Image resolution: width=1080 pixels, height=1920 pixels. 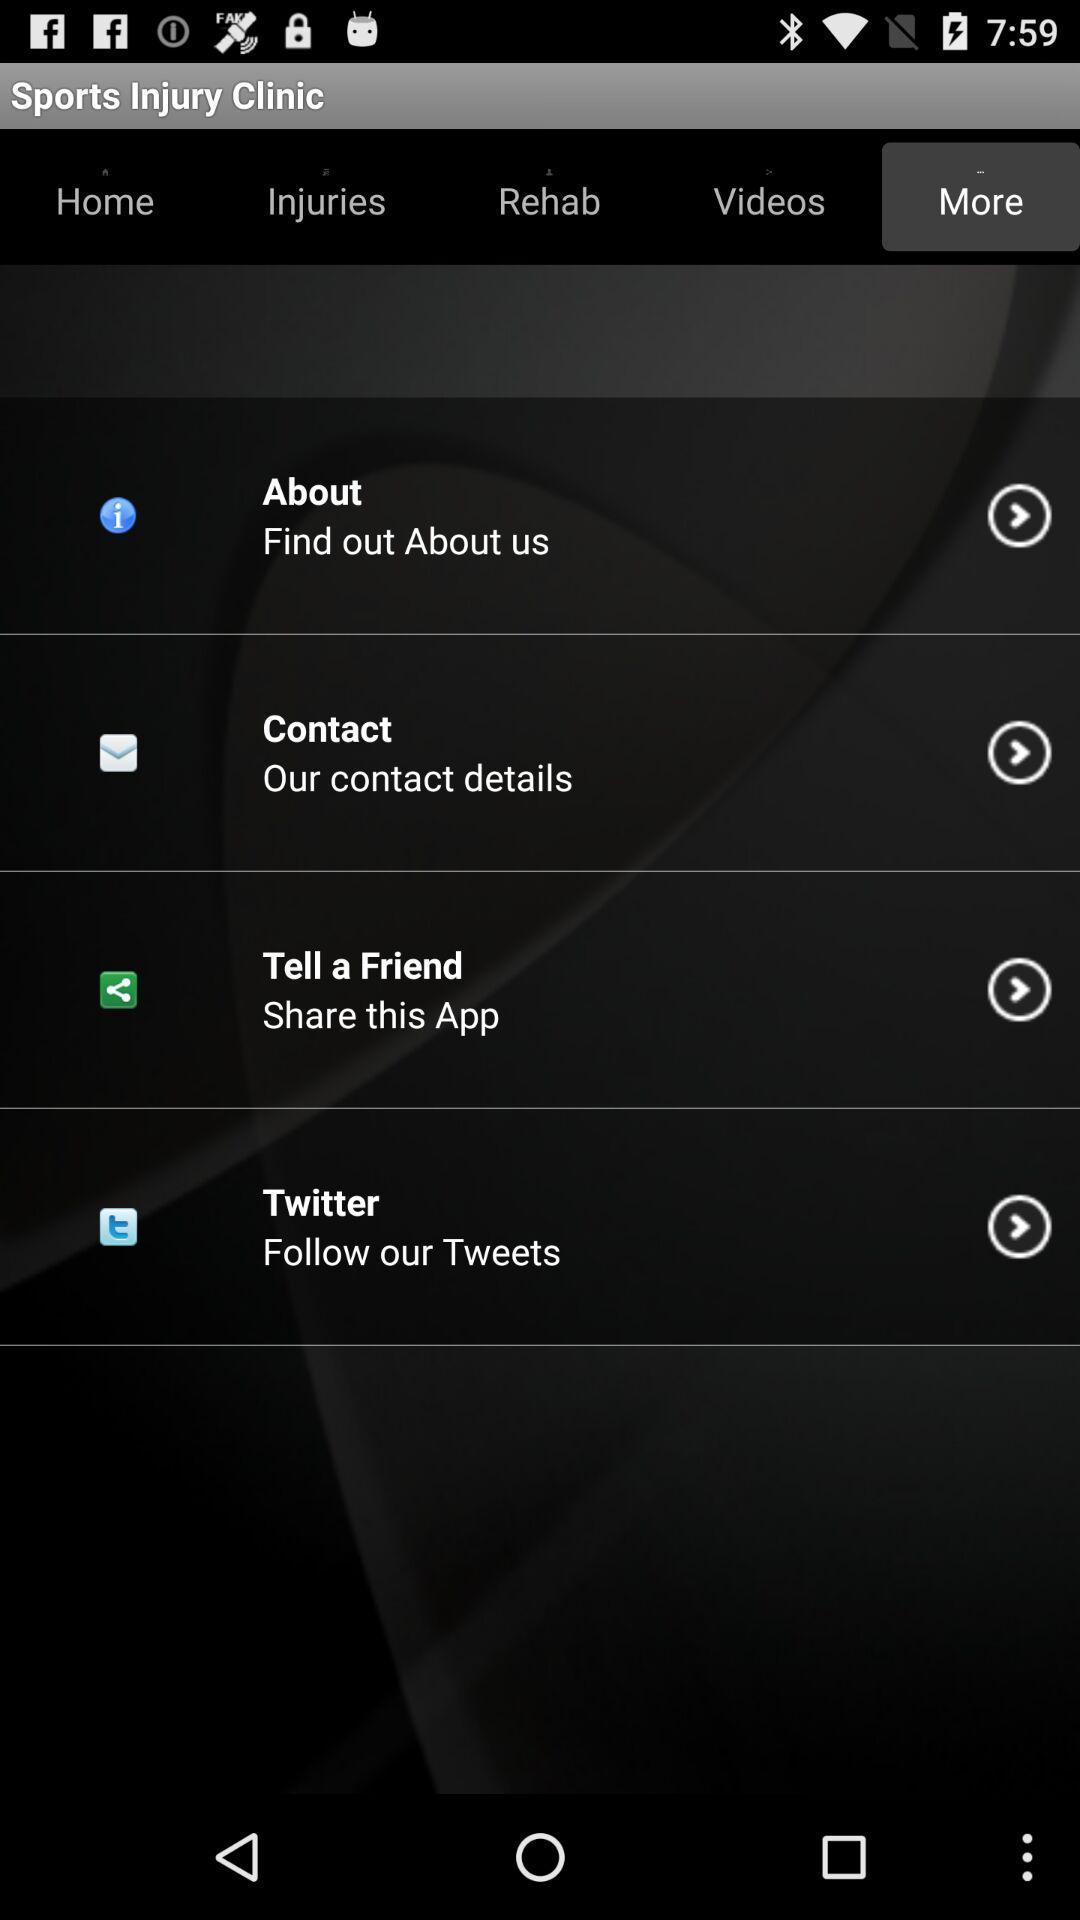 I want to click on the more icon, so click(x=979, y=196).